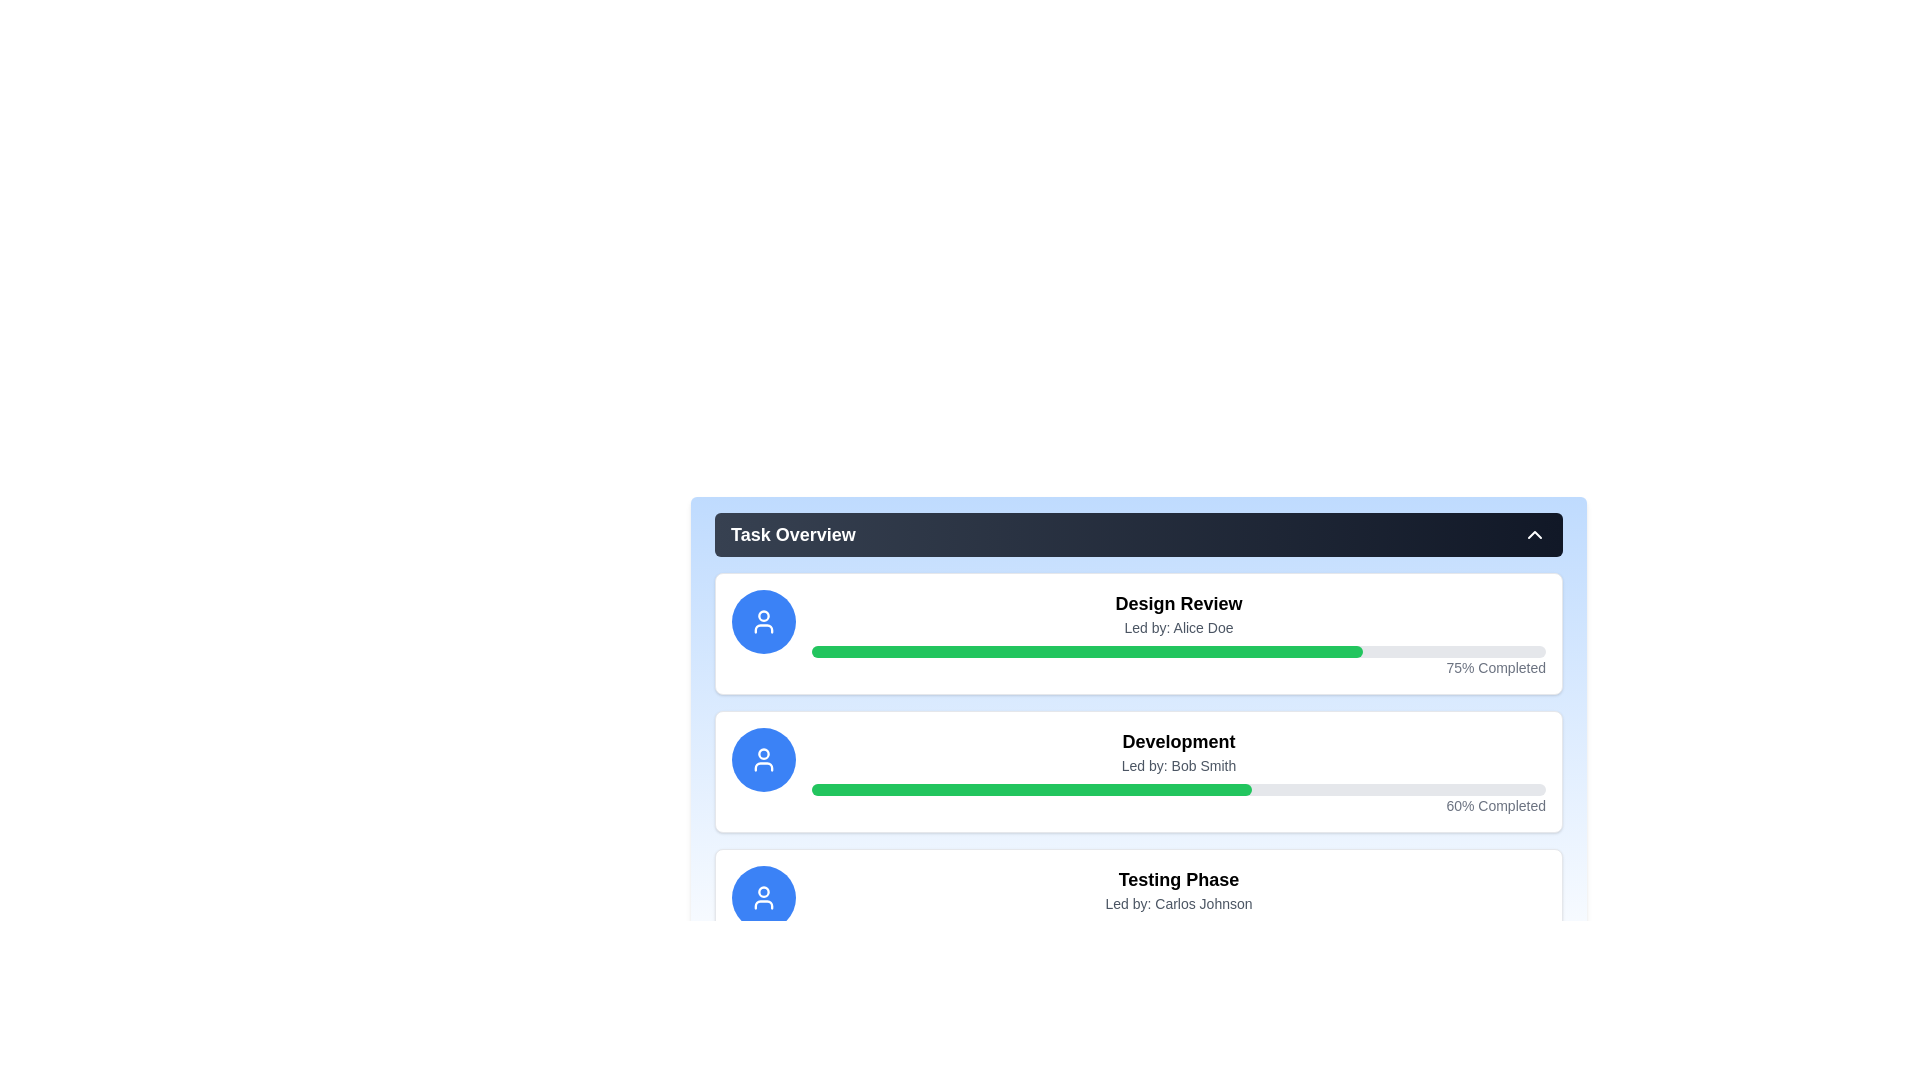  What do you see at coordinates (762, 753) in the screenshot?
I see `the circular profile picture icon with a blue fill and white user silhouette, which is the second in the series under the 'Development' task in the task list` at bounding box center [762, 753].